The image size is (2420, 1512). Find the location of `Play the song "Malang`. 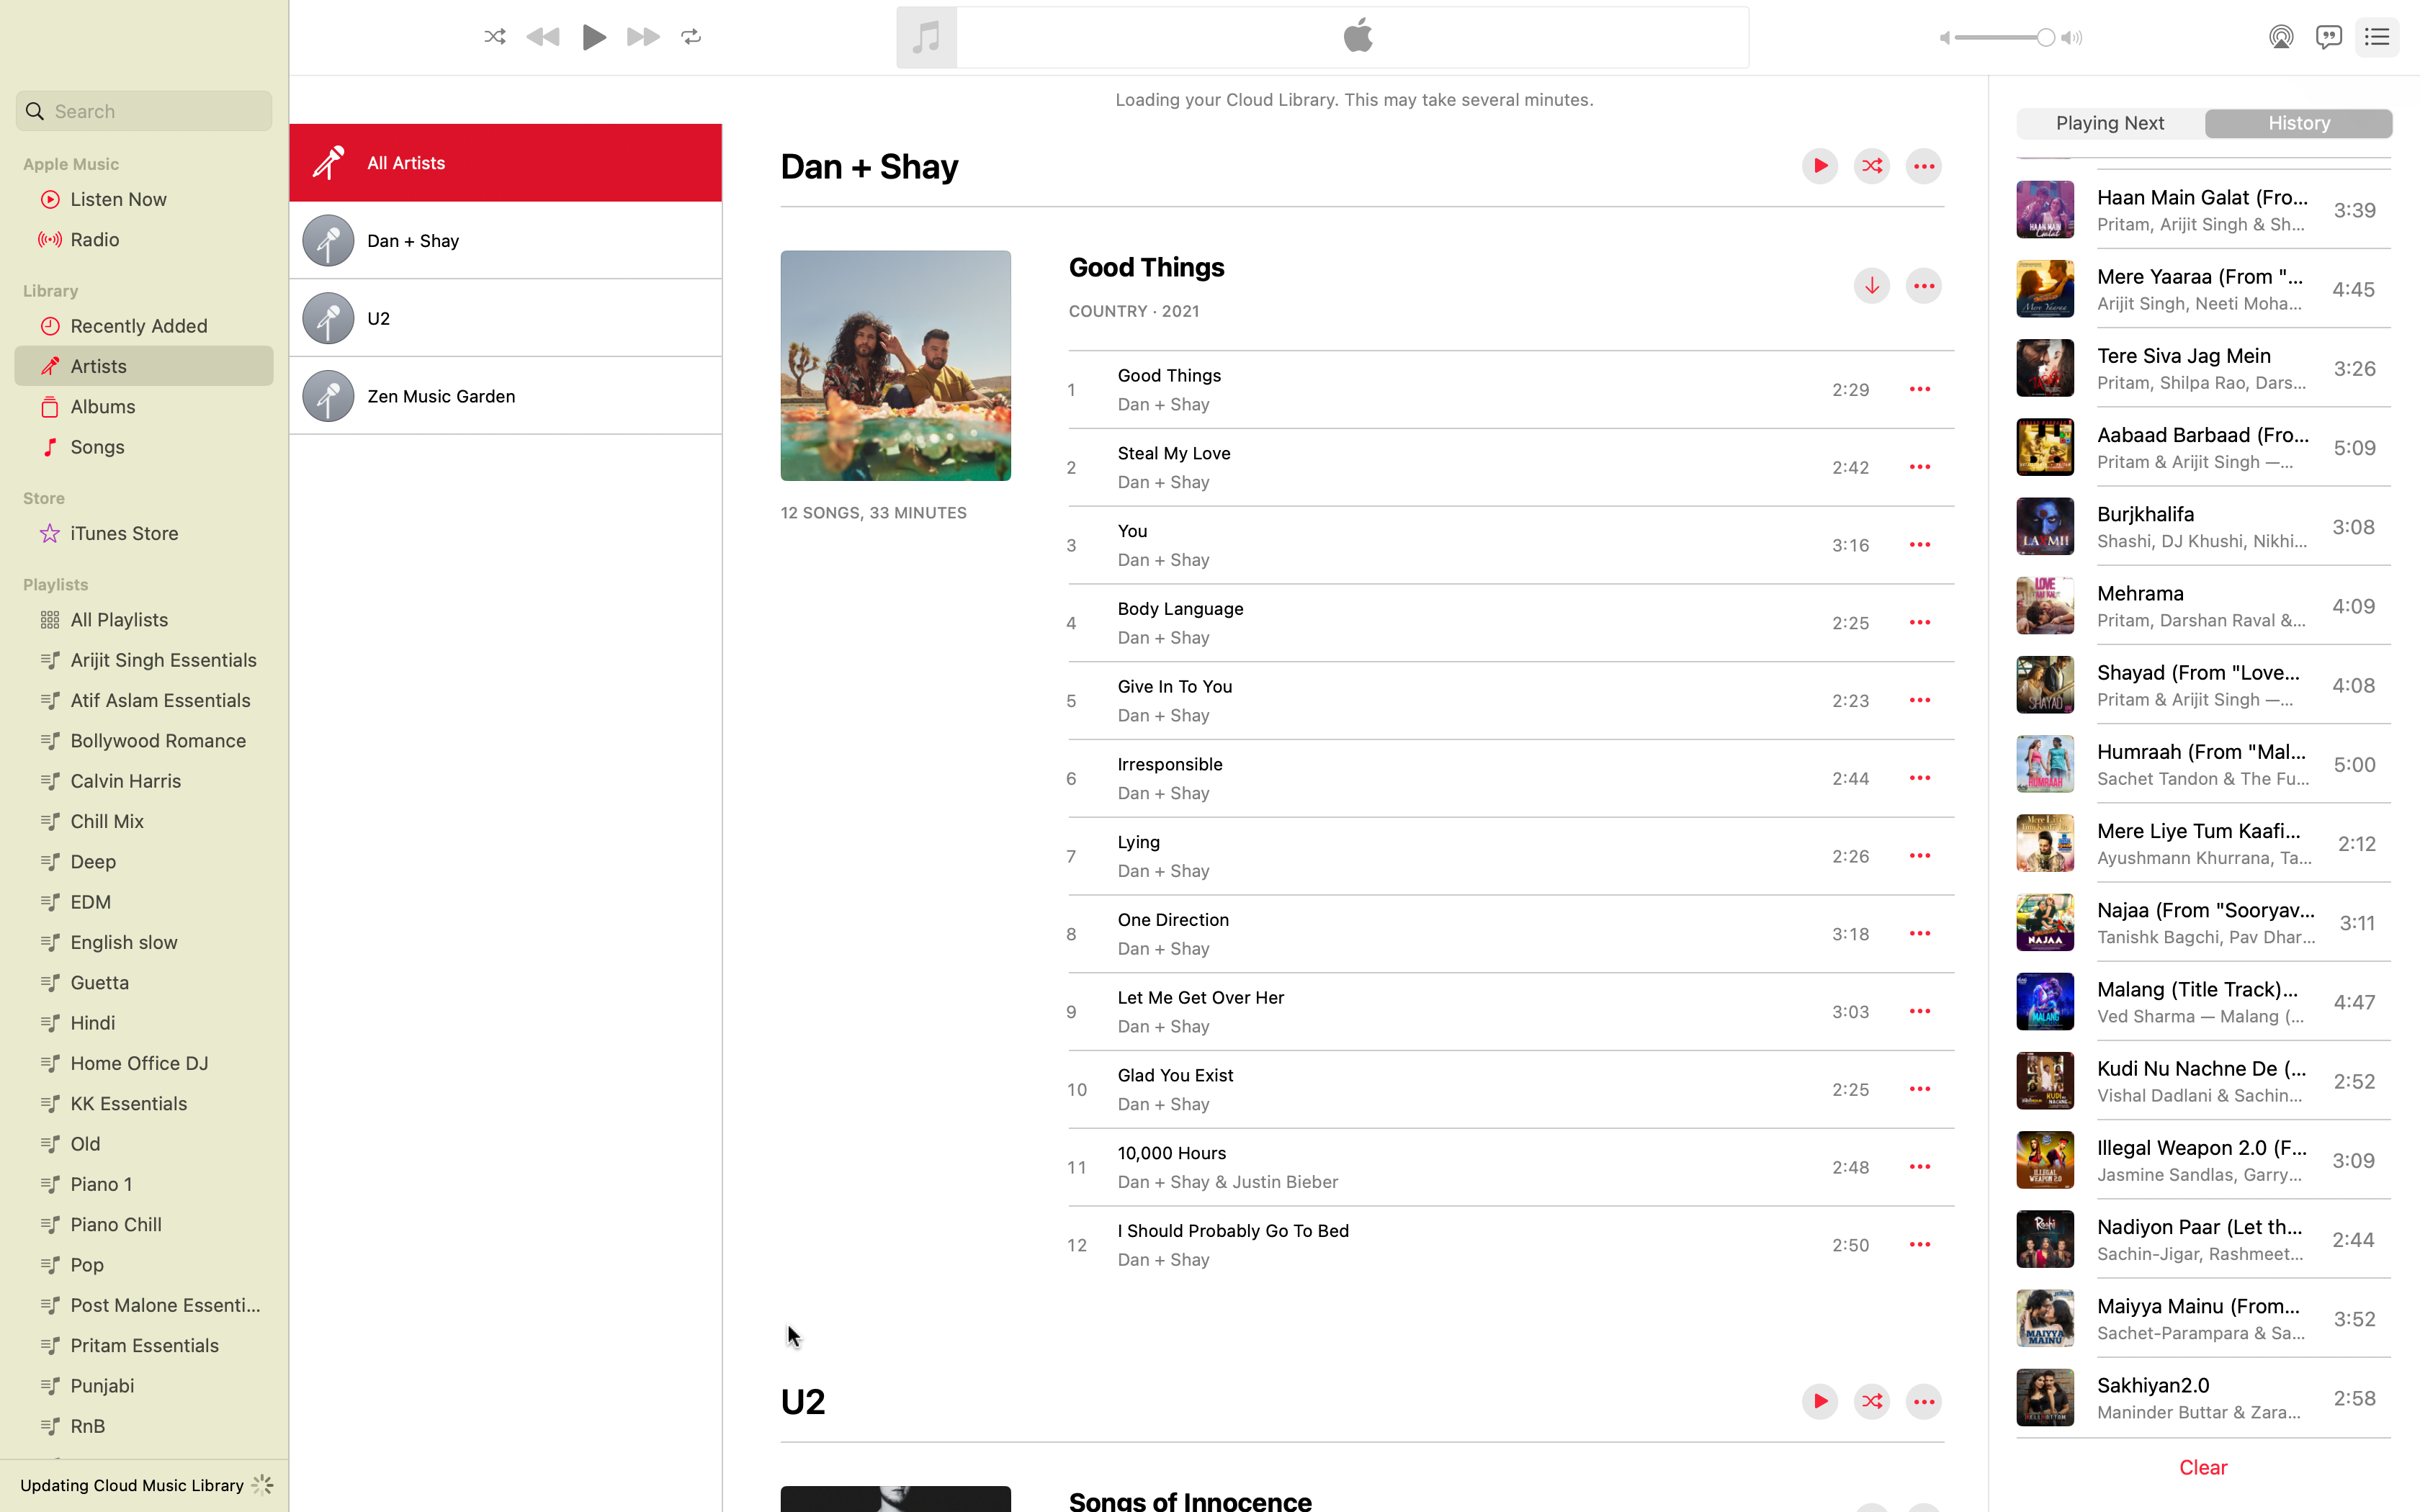

Play the song "Malang is located at coordinates (2198, 999).